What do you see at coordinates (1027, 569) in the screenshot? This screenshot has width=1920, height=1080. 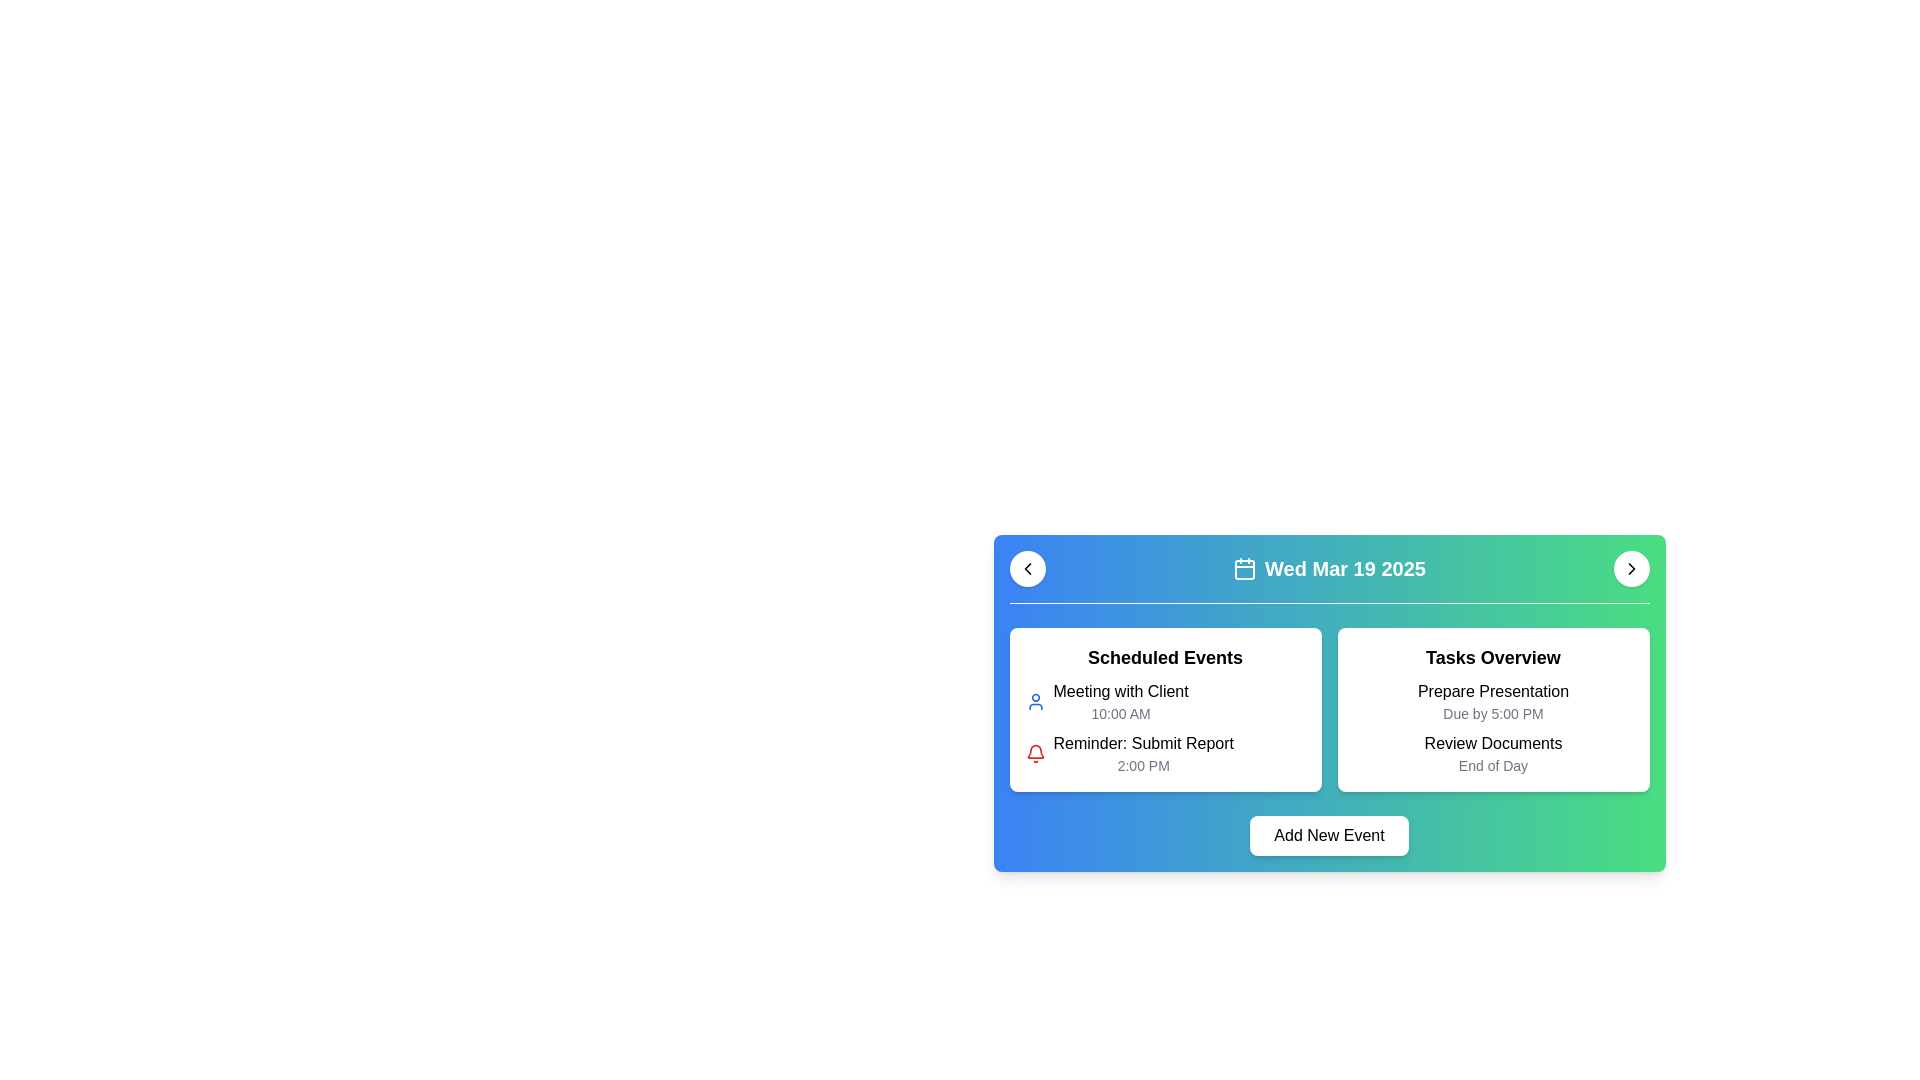 I see `the left-pointing chevron icon within the circular navigation button located at the top-left corner of the card-like interface for accessibility navigation` at bounding box center [1027, 569].